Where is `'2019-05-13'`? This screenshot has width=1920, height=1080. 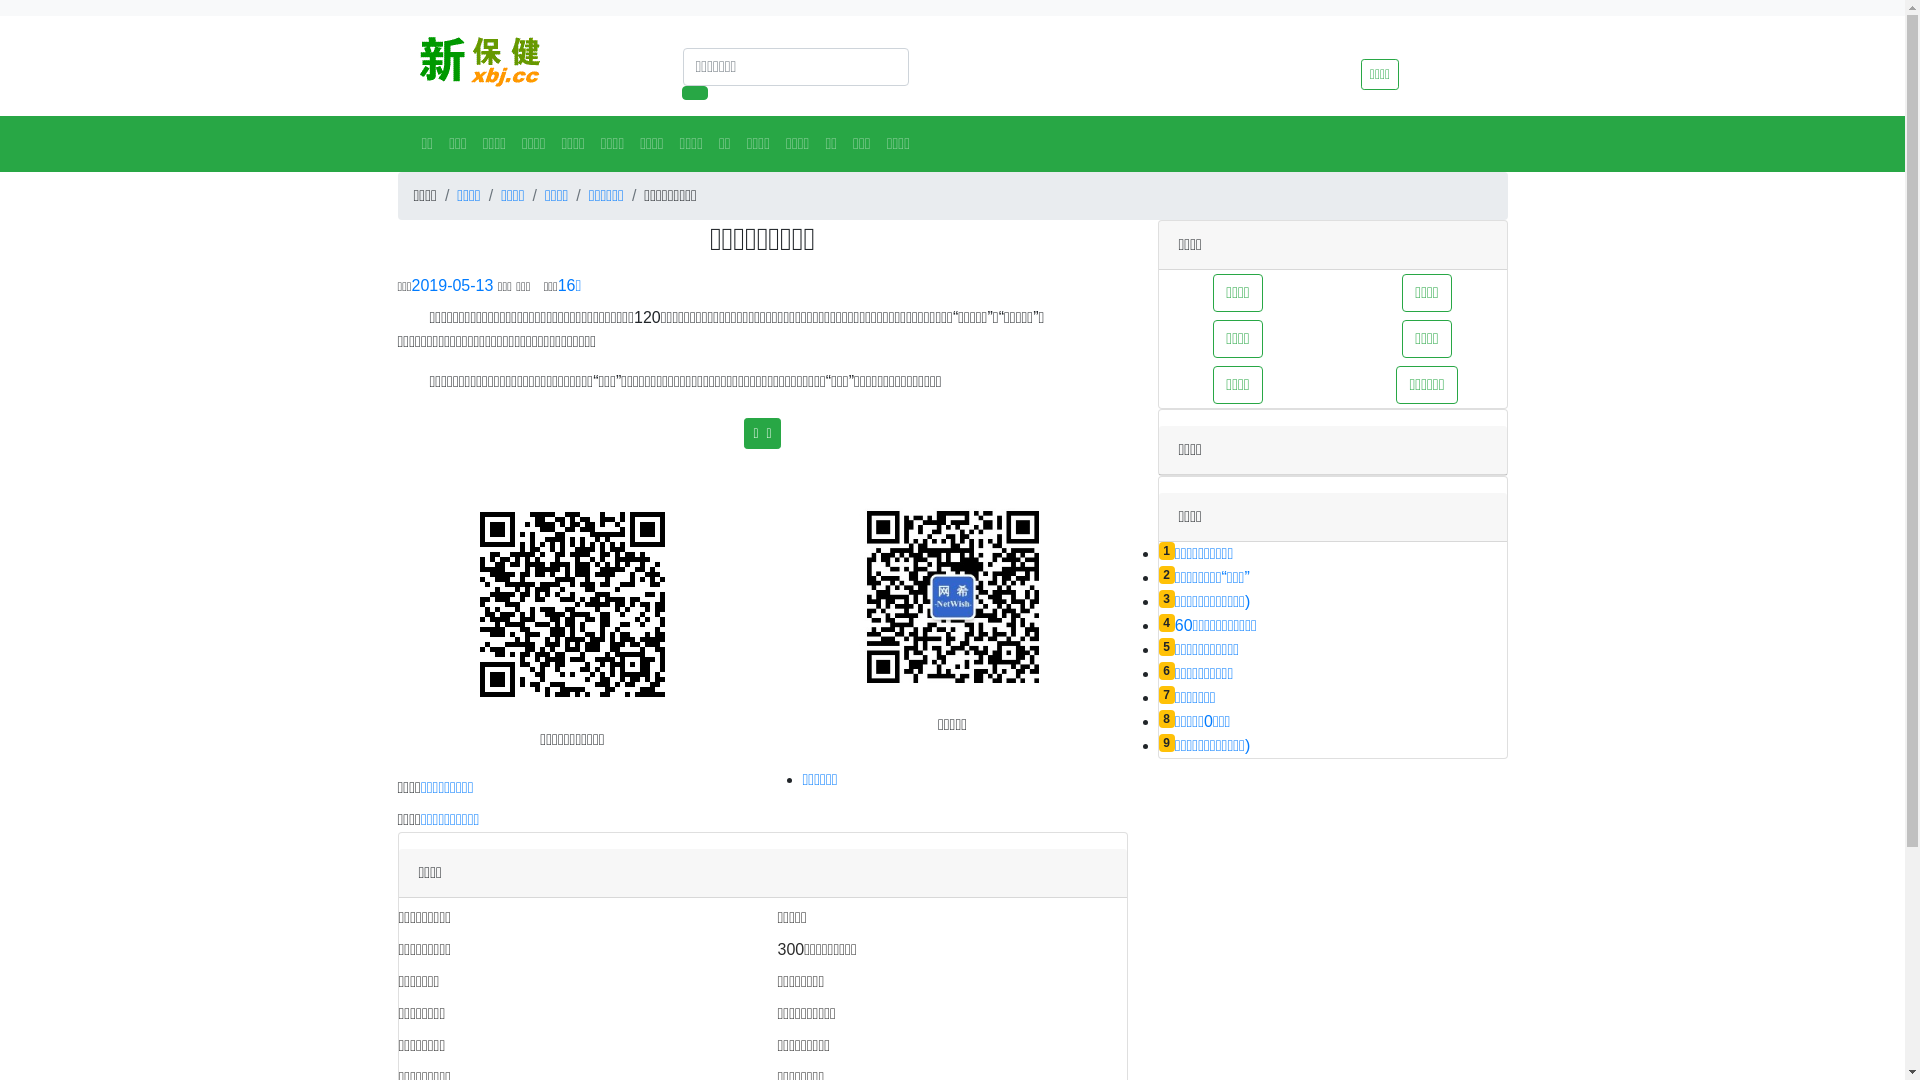
'2019-05-13' is located at coordinates (451, 285).